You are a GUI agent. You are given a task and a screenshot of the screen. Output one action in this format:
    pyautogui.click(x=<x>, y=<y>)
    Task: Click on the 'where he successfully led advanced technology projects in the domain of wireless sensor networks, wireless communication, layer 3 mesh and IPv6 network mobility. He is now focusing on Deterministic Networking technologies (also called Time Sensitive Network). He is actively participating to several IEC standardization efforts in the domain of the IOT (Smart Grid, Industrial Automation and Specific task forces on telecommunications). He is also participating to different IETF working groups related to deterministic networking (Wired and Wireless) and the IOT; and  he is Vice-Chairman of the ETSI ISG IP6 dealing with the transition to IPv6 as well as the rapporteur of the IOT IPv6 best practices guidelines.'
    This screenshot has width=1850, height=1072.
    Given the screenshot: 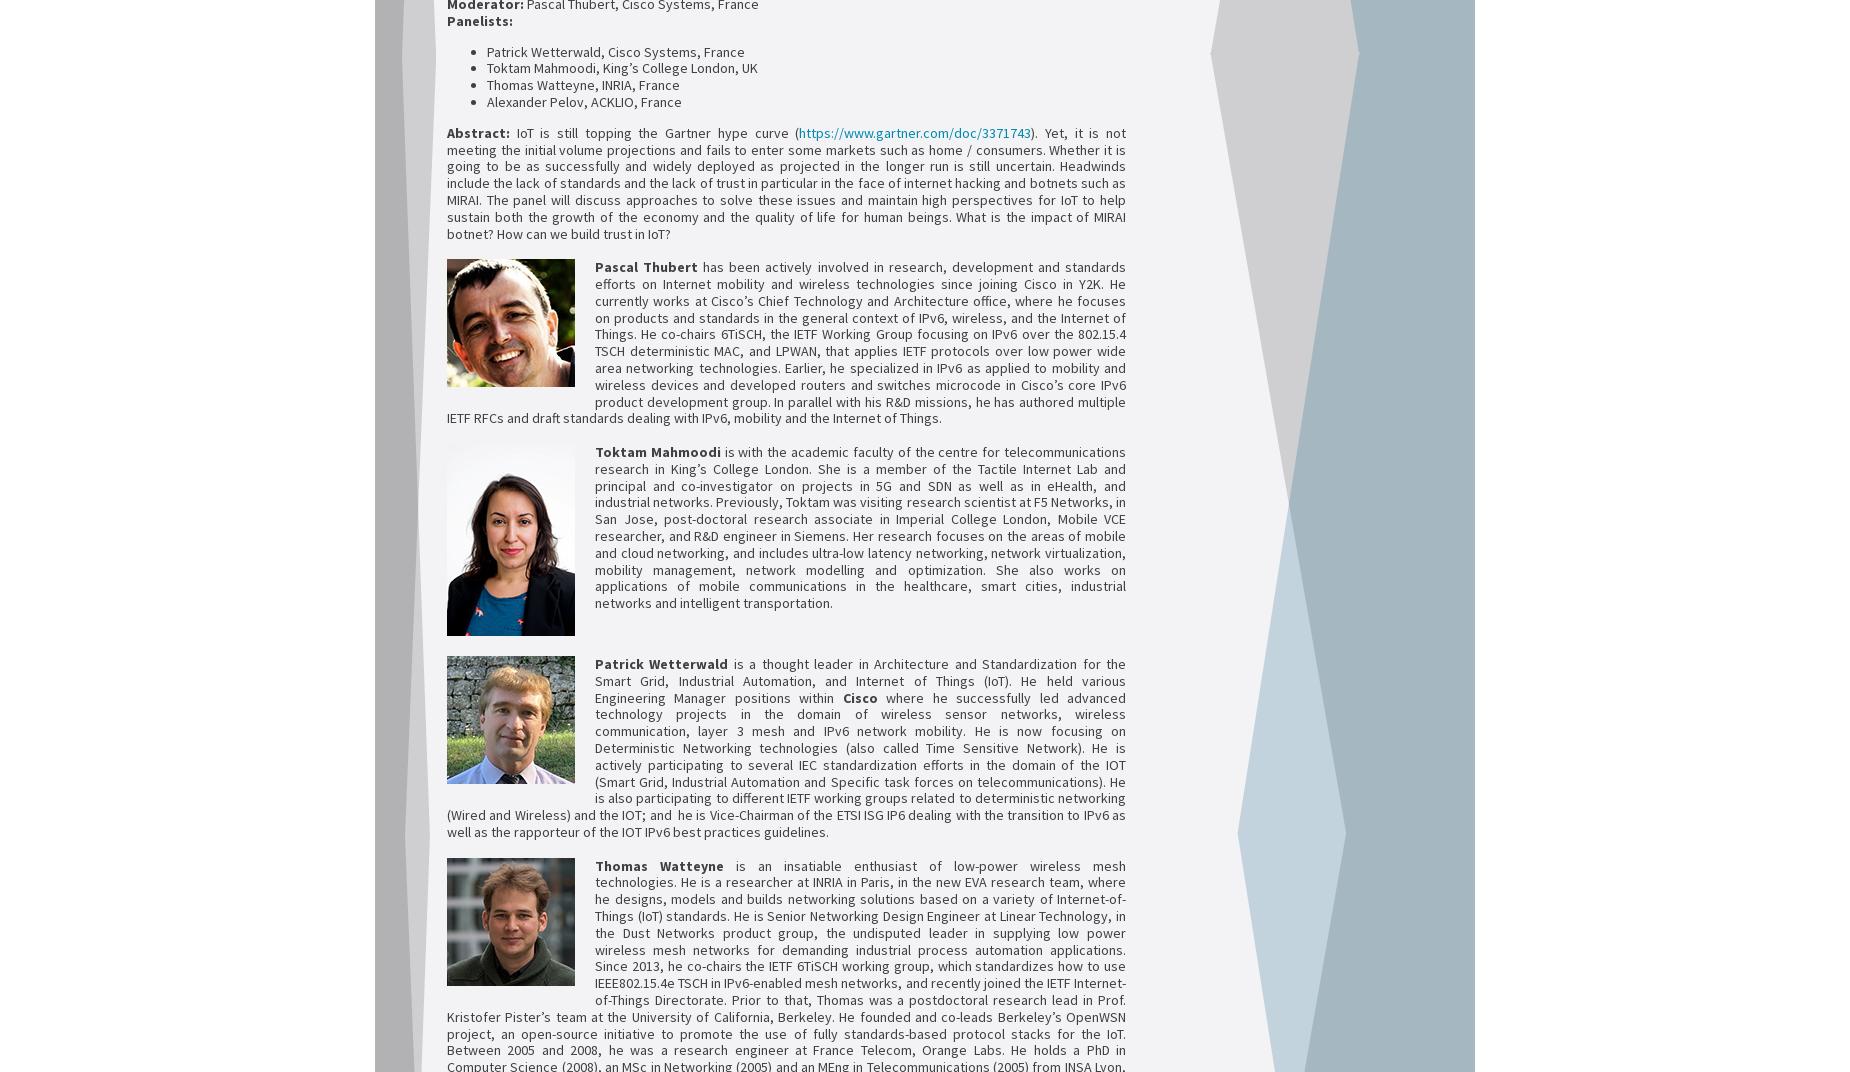 What is the action you would take?
    pyautogui.click(x=786, y=764)
    